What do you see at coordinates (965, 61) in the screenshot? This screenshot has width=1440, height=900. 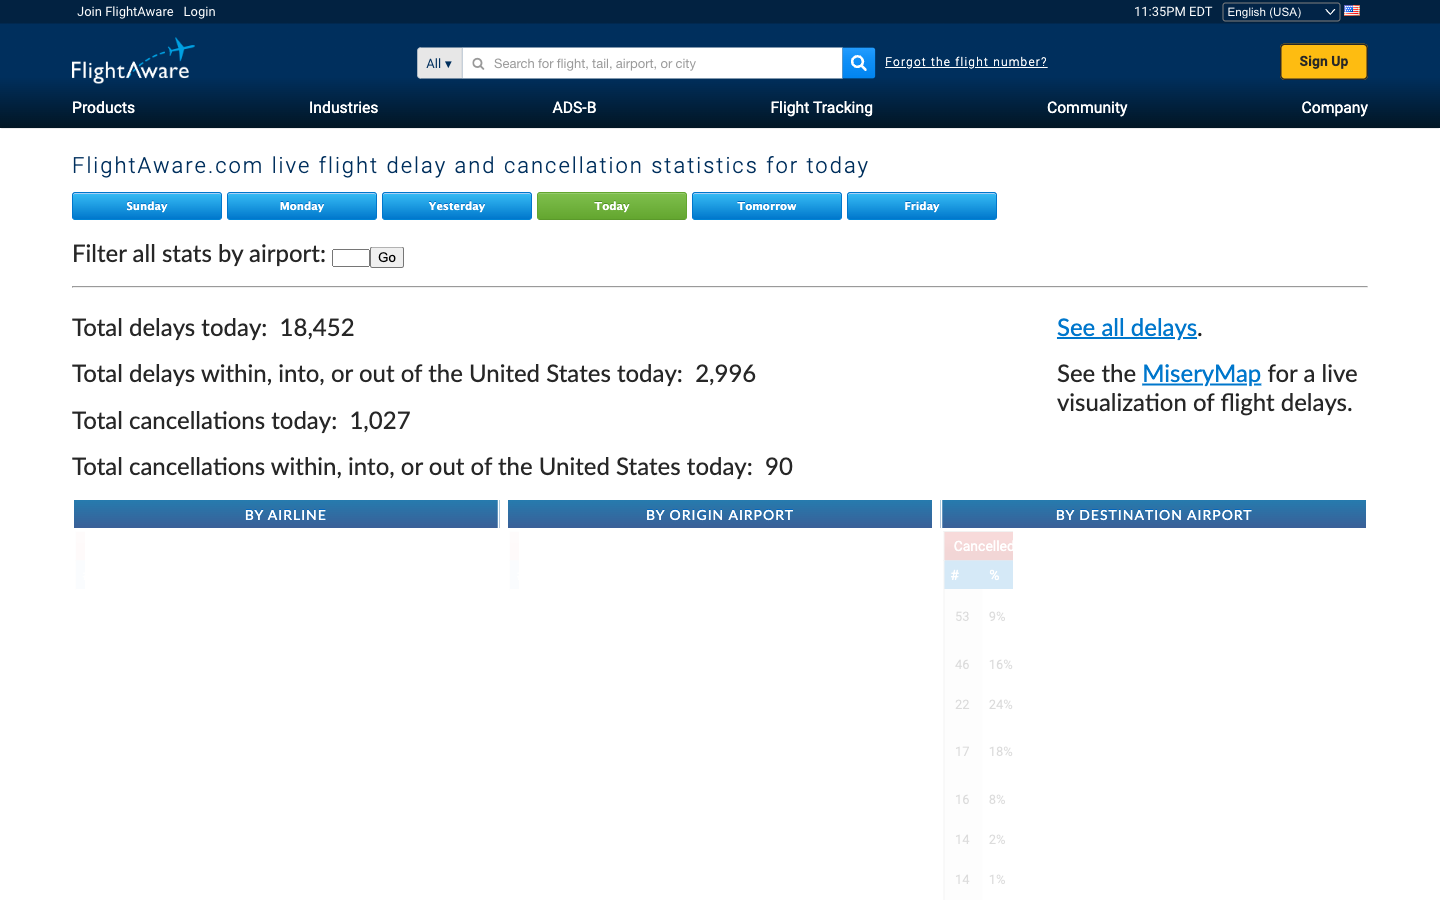 I see `the "forgot flight number" help section` at bounding box center [965, 61].